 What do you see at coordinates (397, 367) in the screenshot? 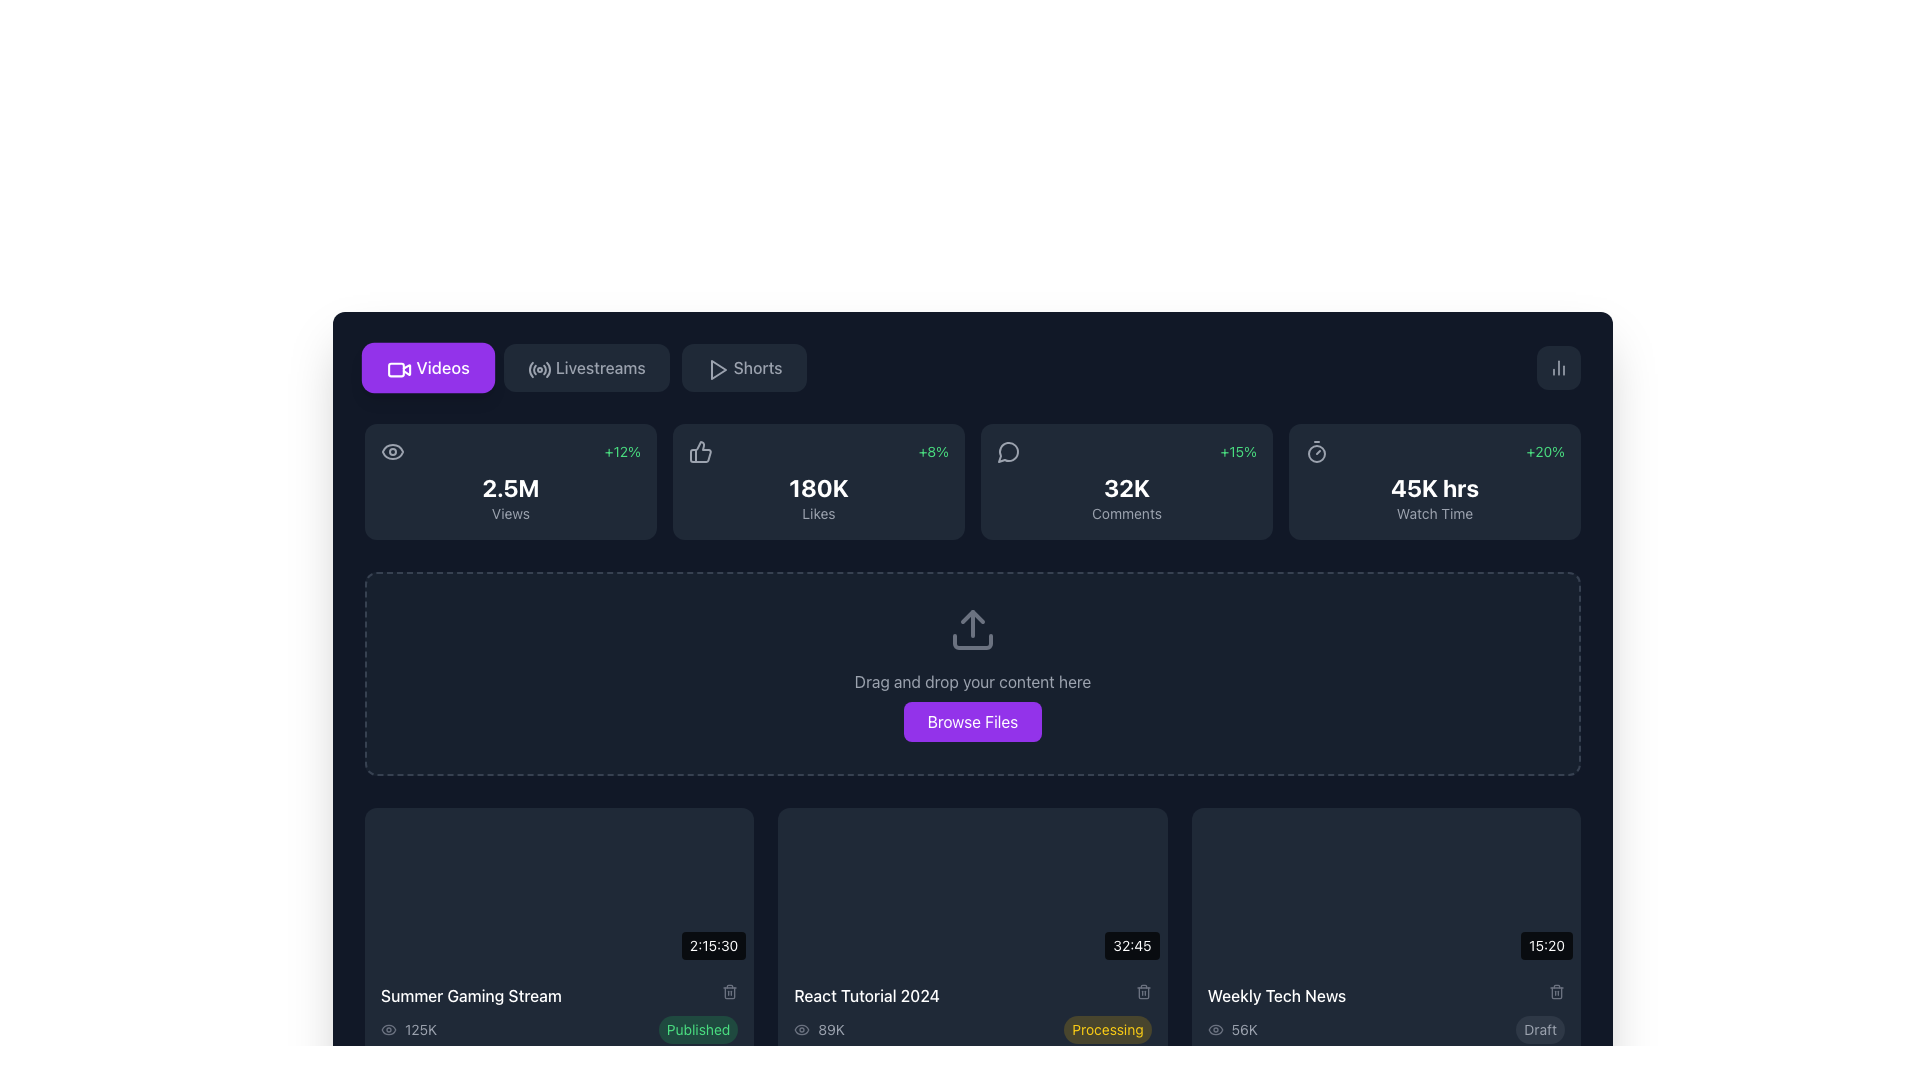
I see `the video icon` at bounding box center [397, 367].